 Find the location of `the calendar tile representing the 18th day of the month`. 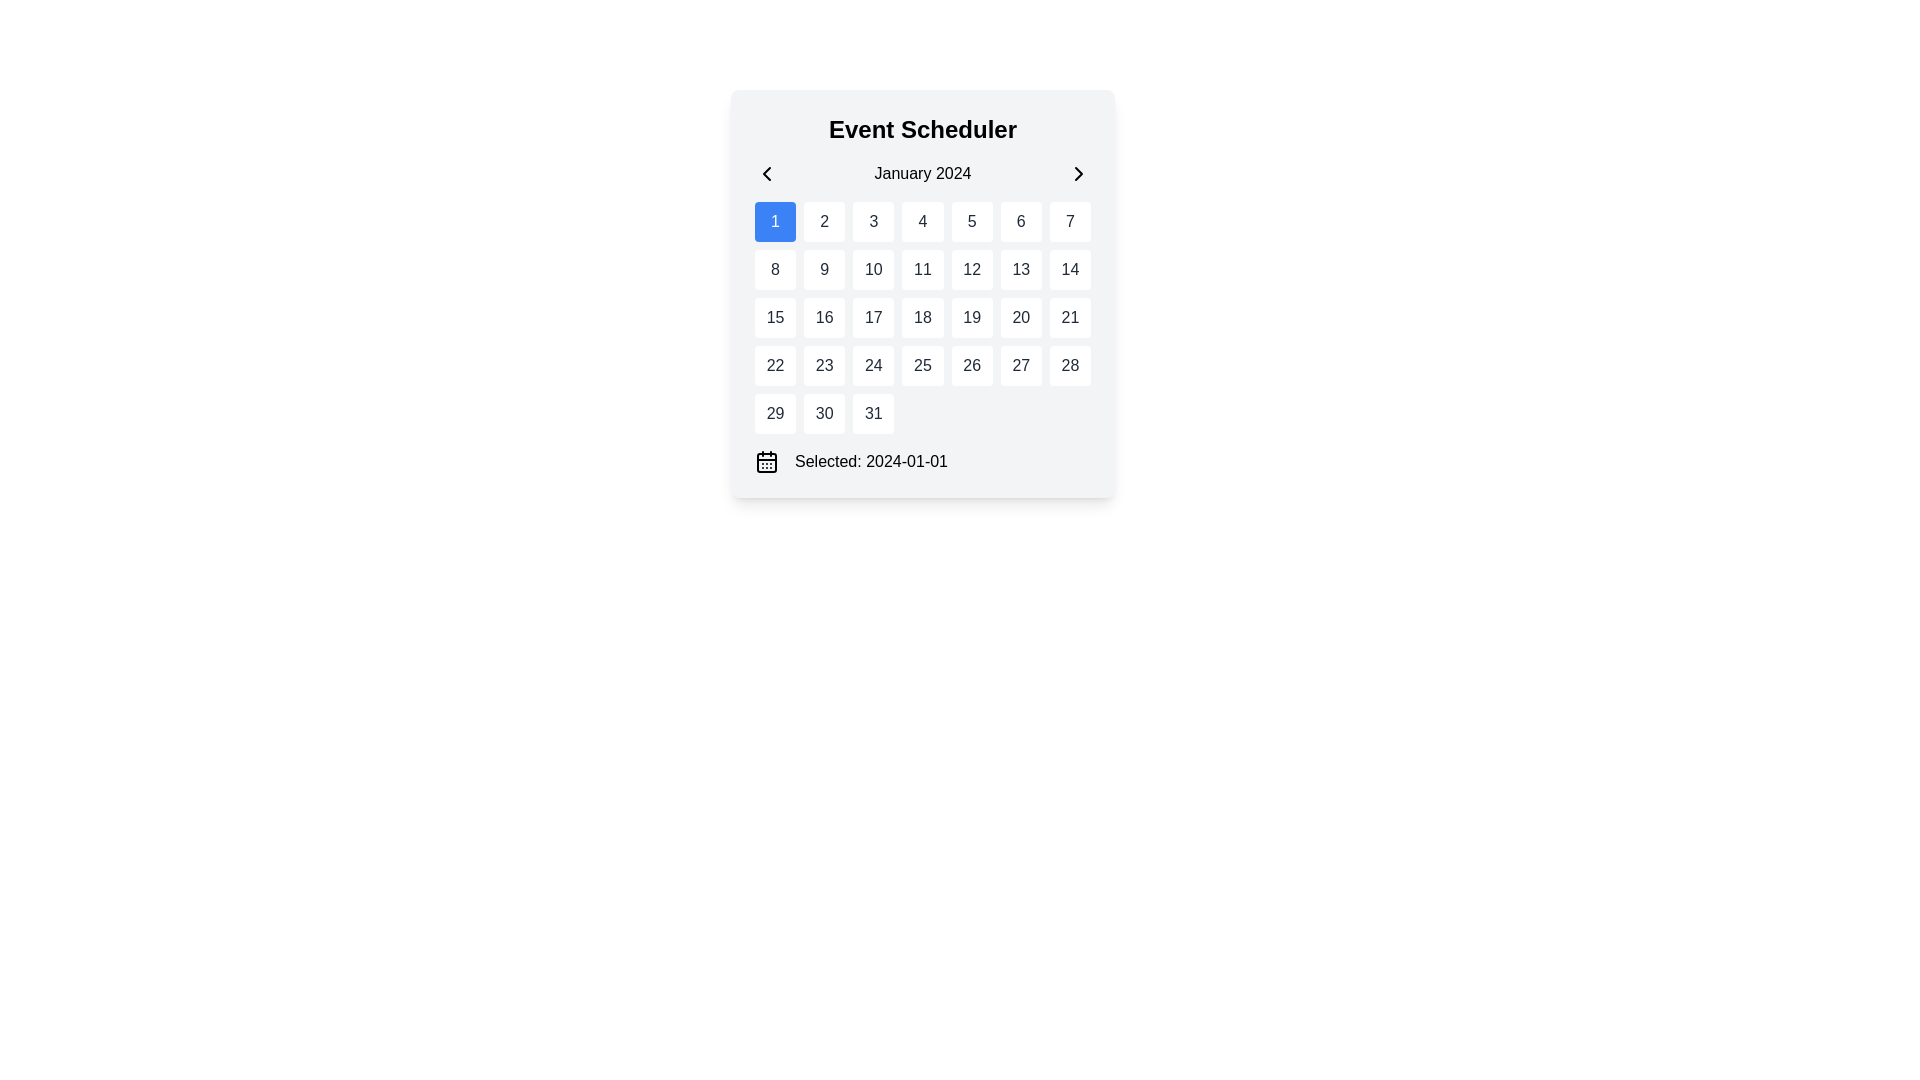

the calendar tile representing the 18th day of the month is located at coordinates (921, 316).